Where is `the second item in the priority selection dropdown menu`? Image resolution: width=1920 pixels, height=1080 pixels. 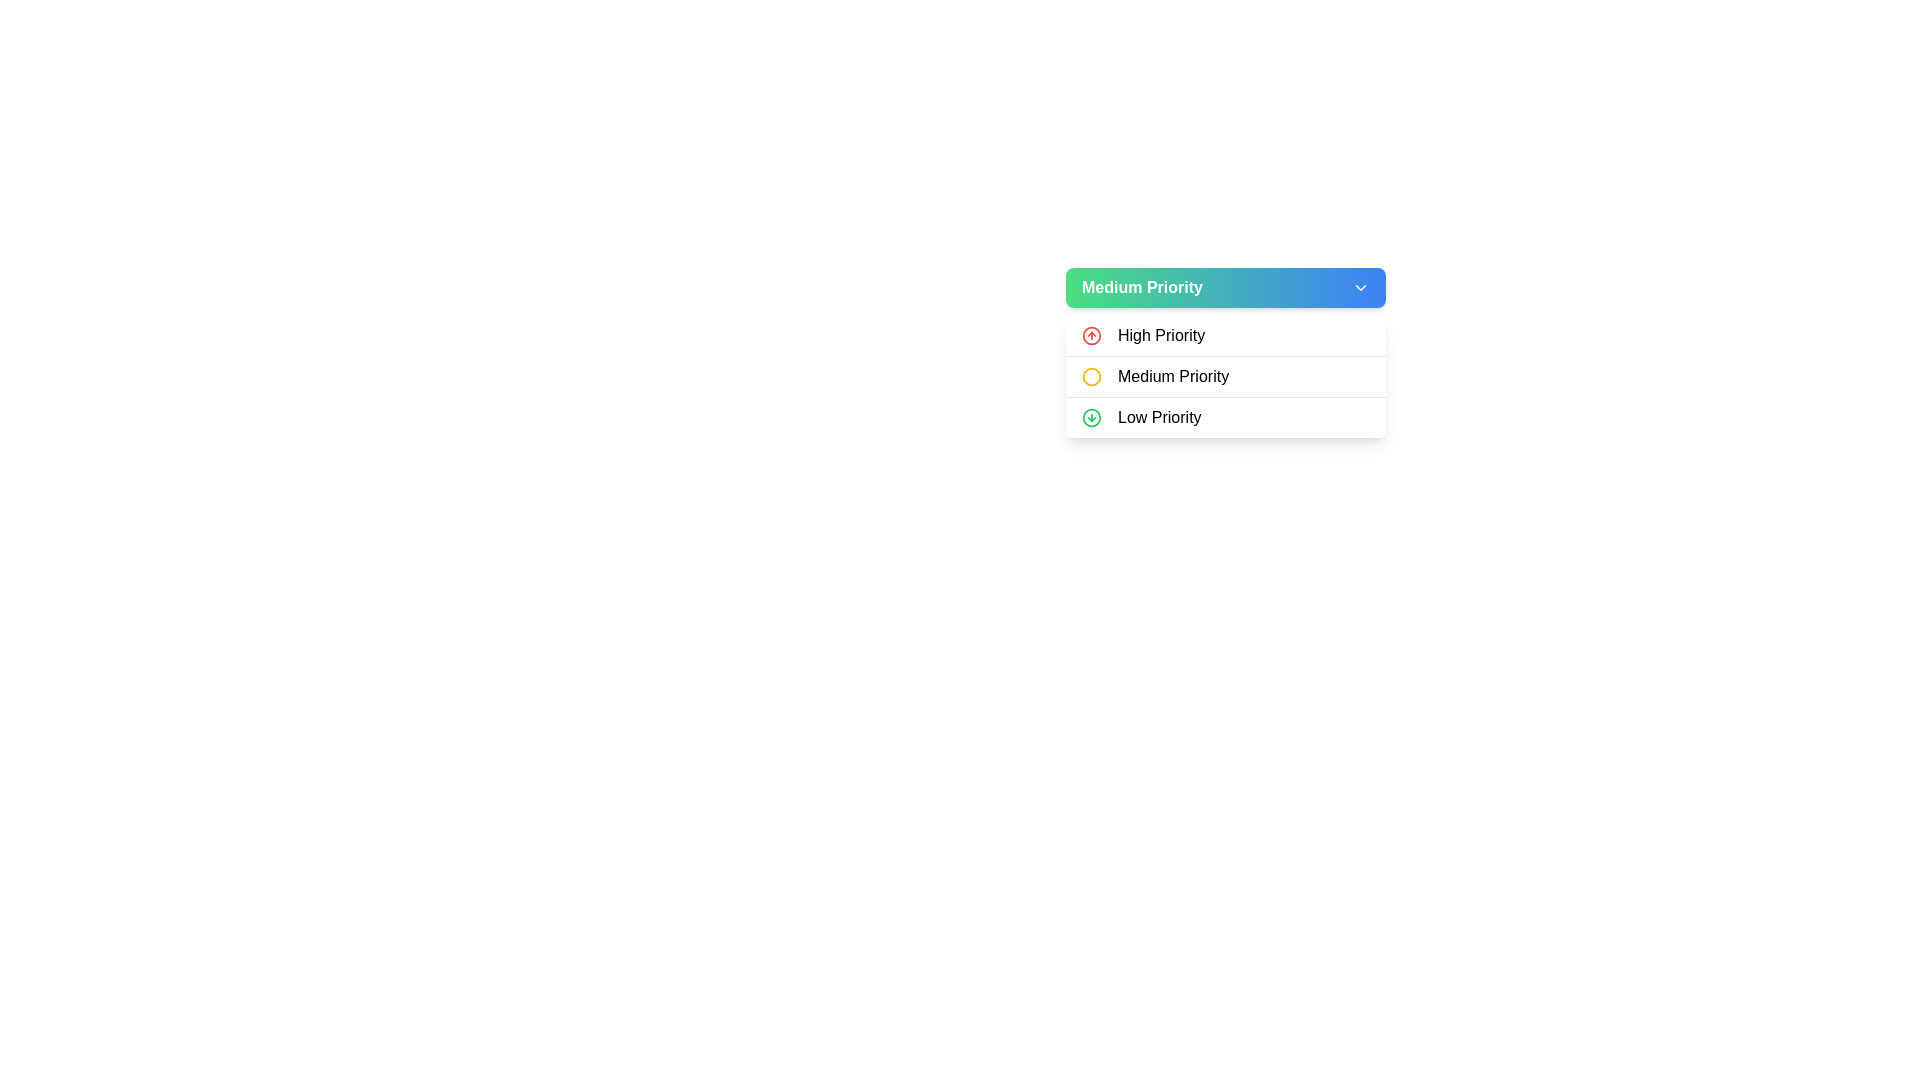 the second item in the priority selection dropdown menu is located at coordinates (1224, 376).